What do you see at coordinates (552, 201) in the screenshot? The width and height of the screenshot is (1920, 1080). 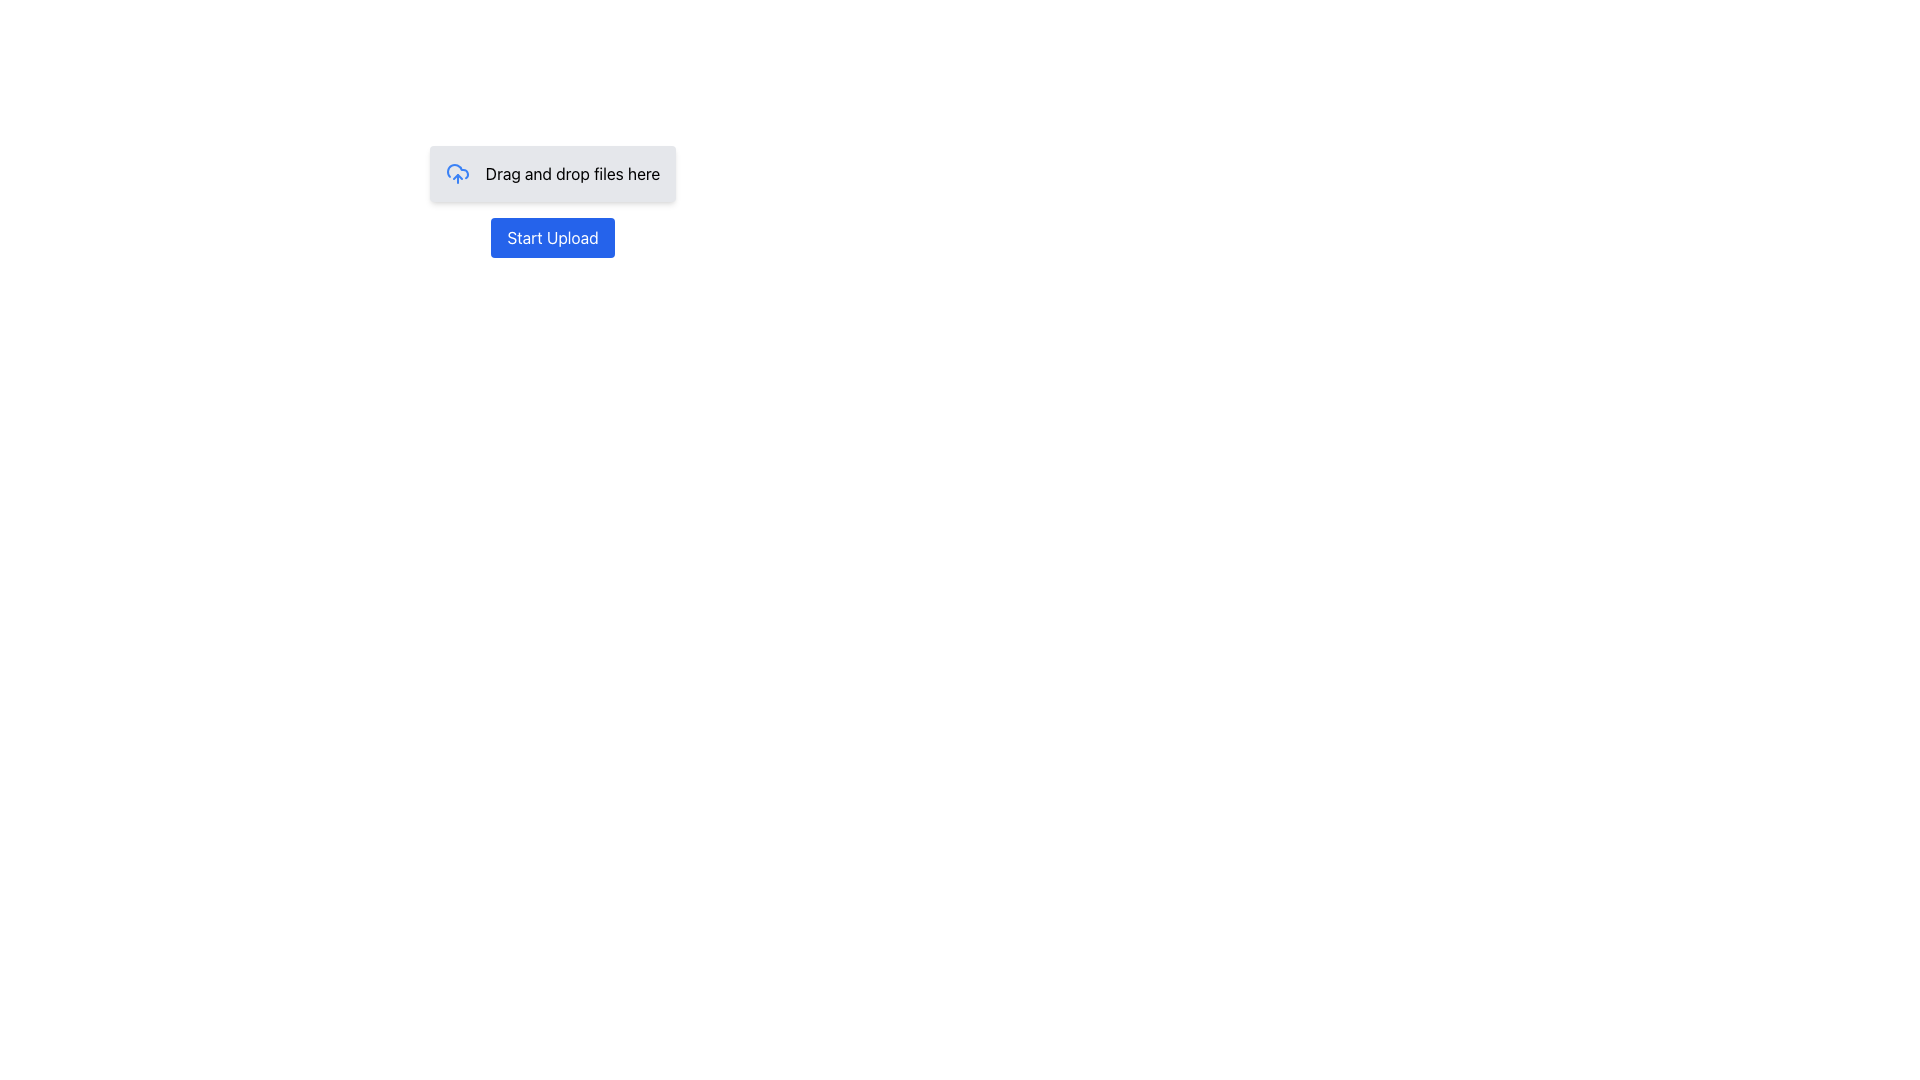 I see `the Upload Section area` at bounding box center [552, 201].